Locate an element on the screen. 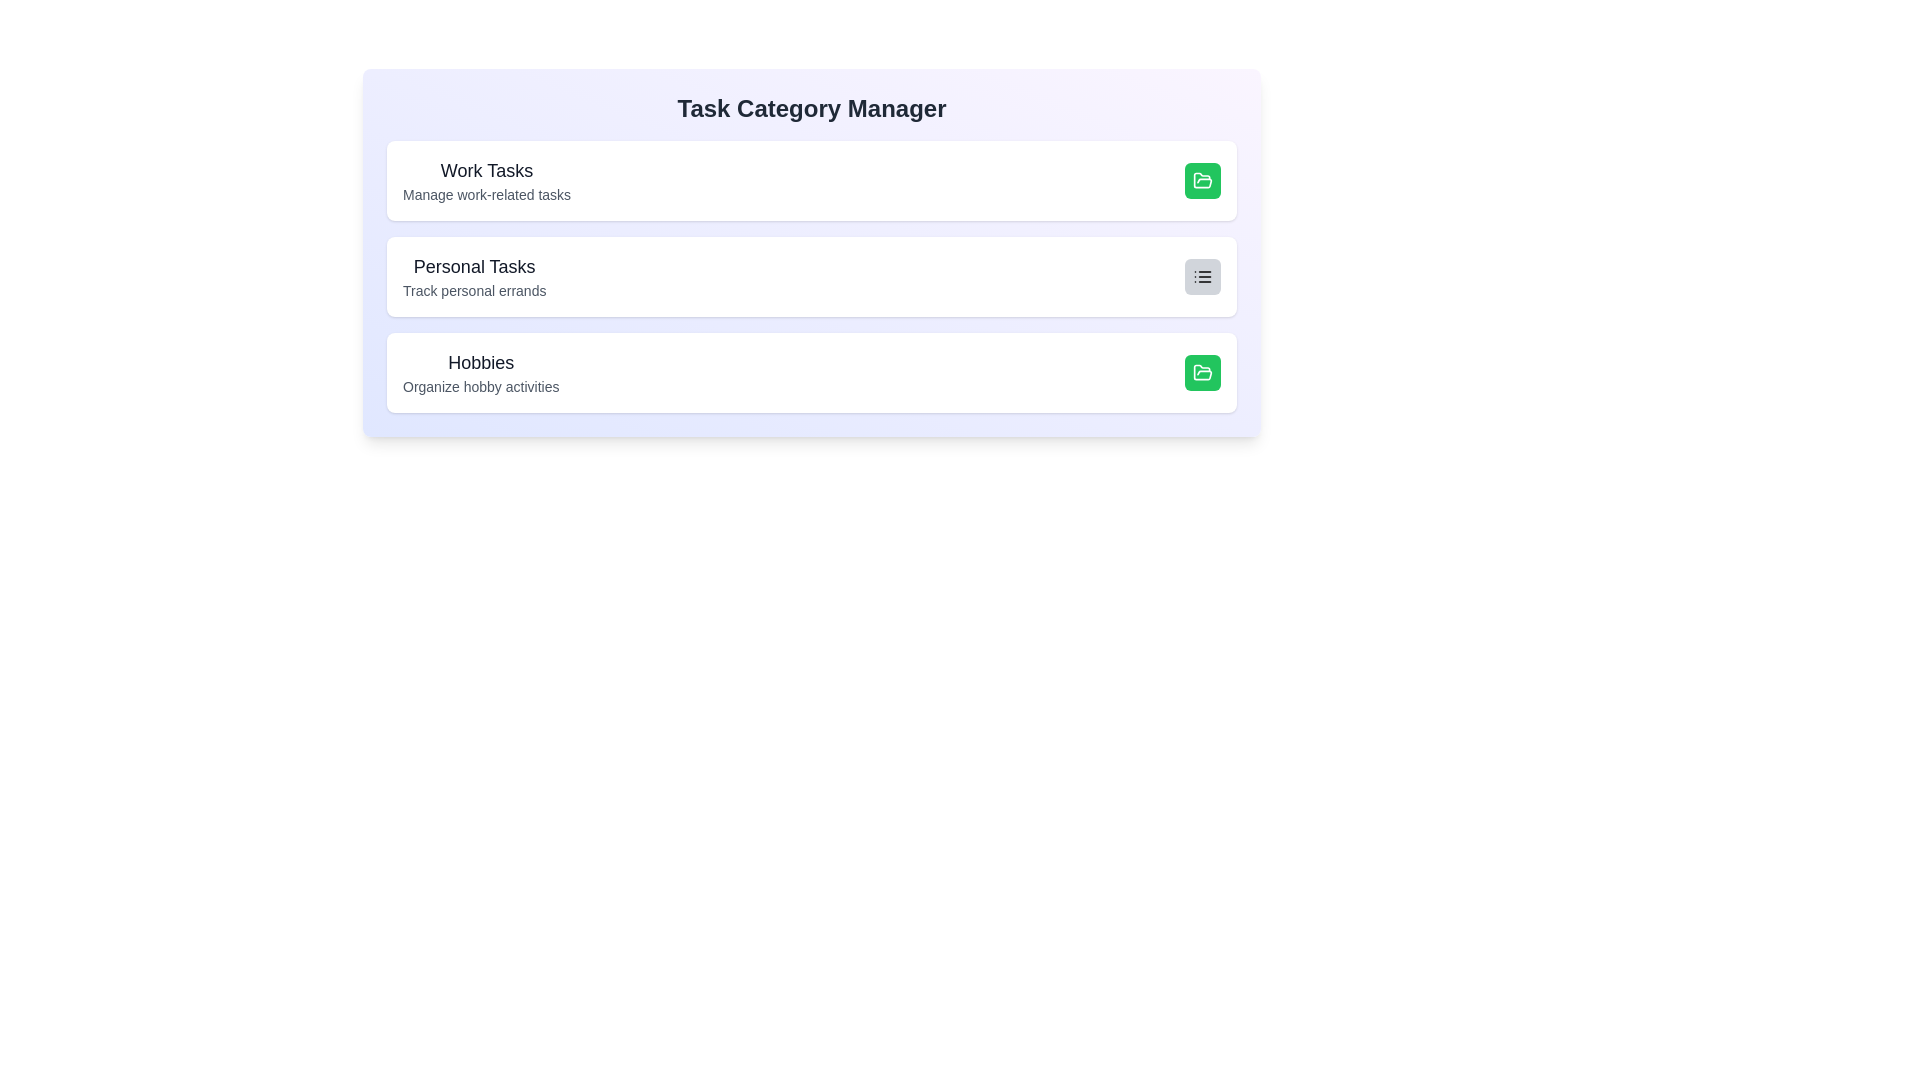 The image size is (1920, 1080). the text of the heading 'Work Tasks' is located at coordinates (486, 169).